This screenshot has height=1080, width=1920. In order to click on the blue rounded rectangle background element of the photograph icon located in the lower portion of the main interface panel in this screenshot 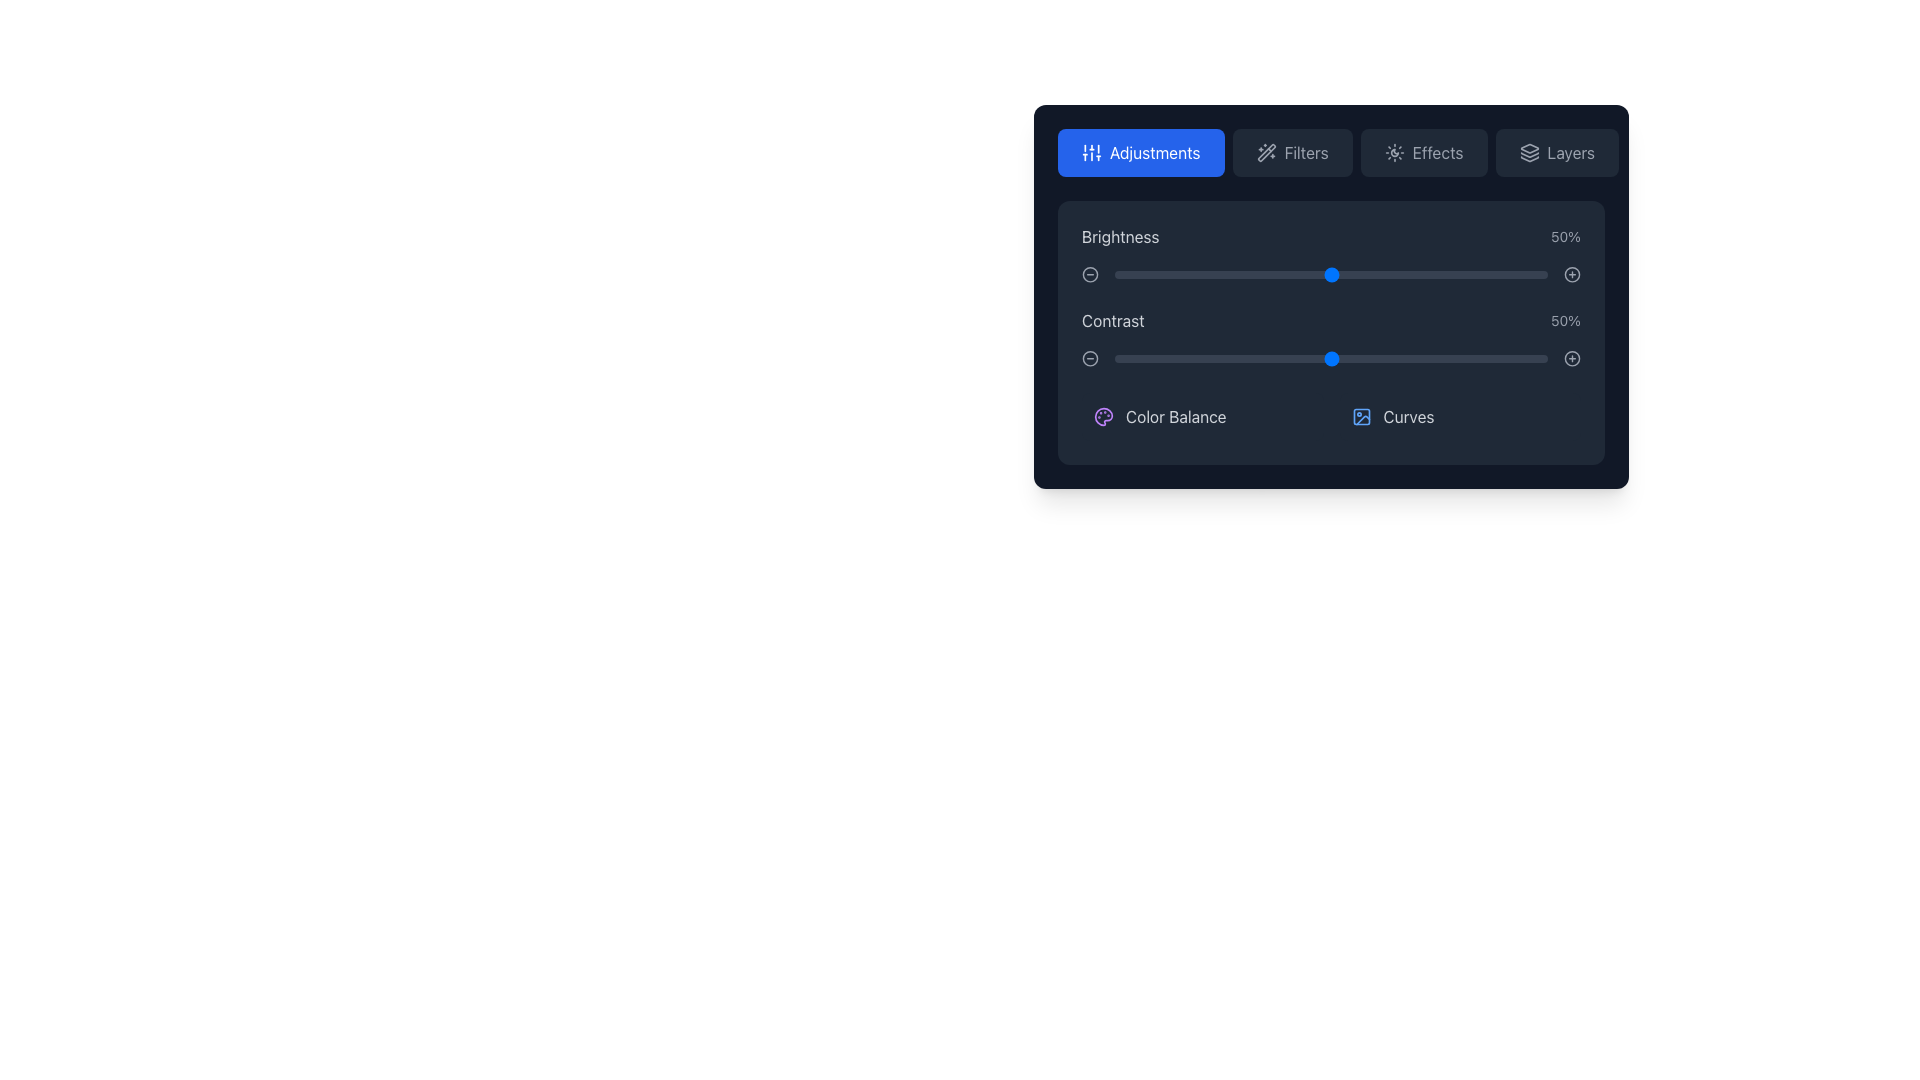, I will do `click(1360, 415)`.